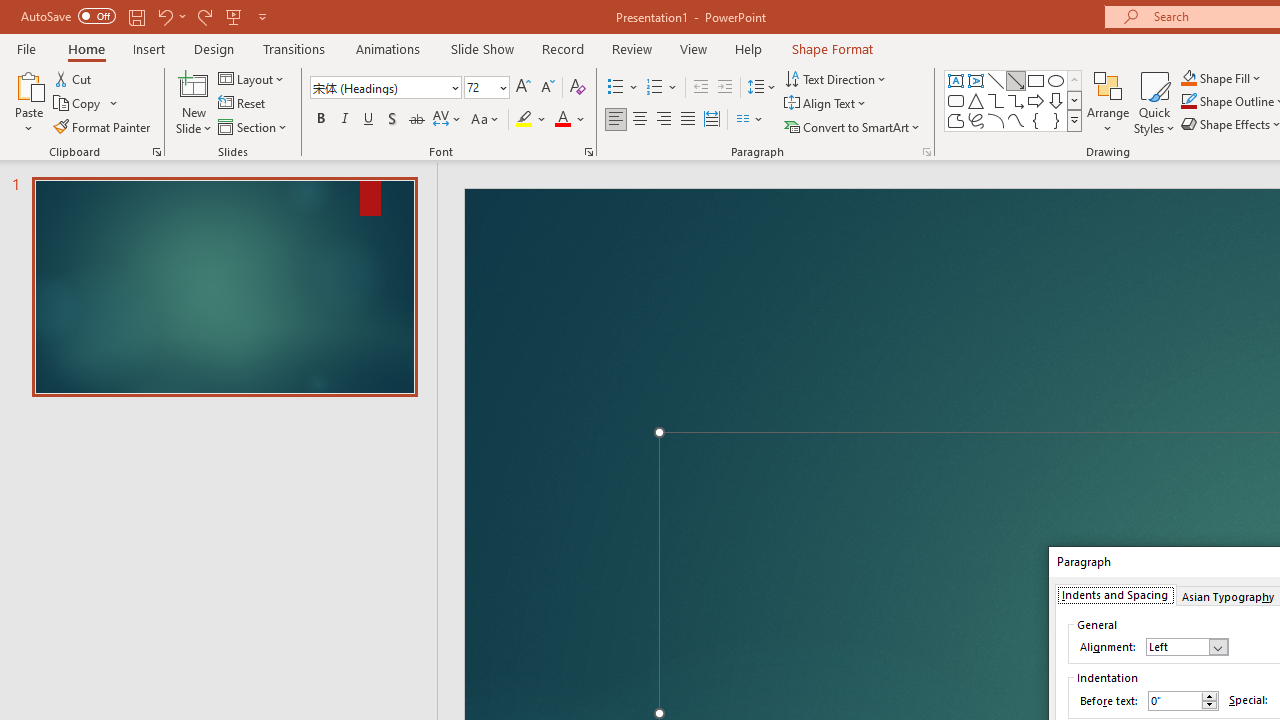  Describe the element at coordinates (1183, 700) in the screenshot. I see `'Before text'` at that location.